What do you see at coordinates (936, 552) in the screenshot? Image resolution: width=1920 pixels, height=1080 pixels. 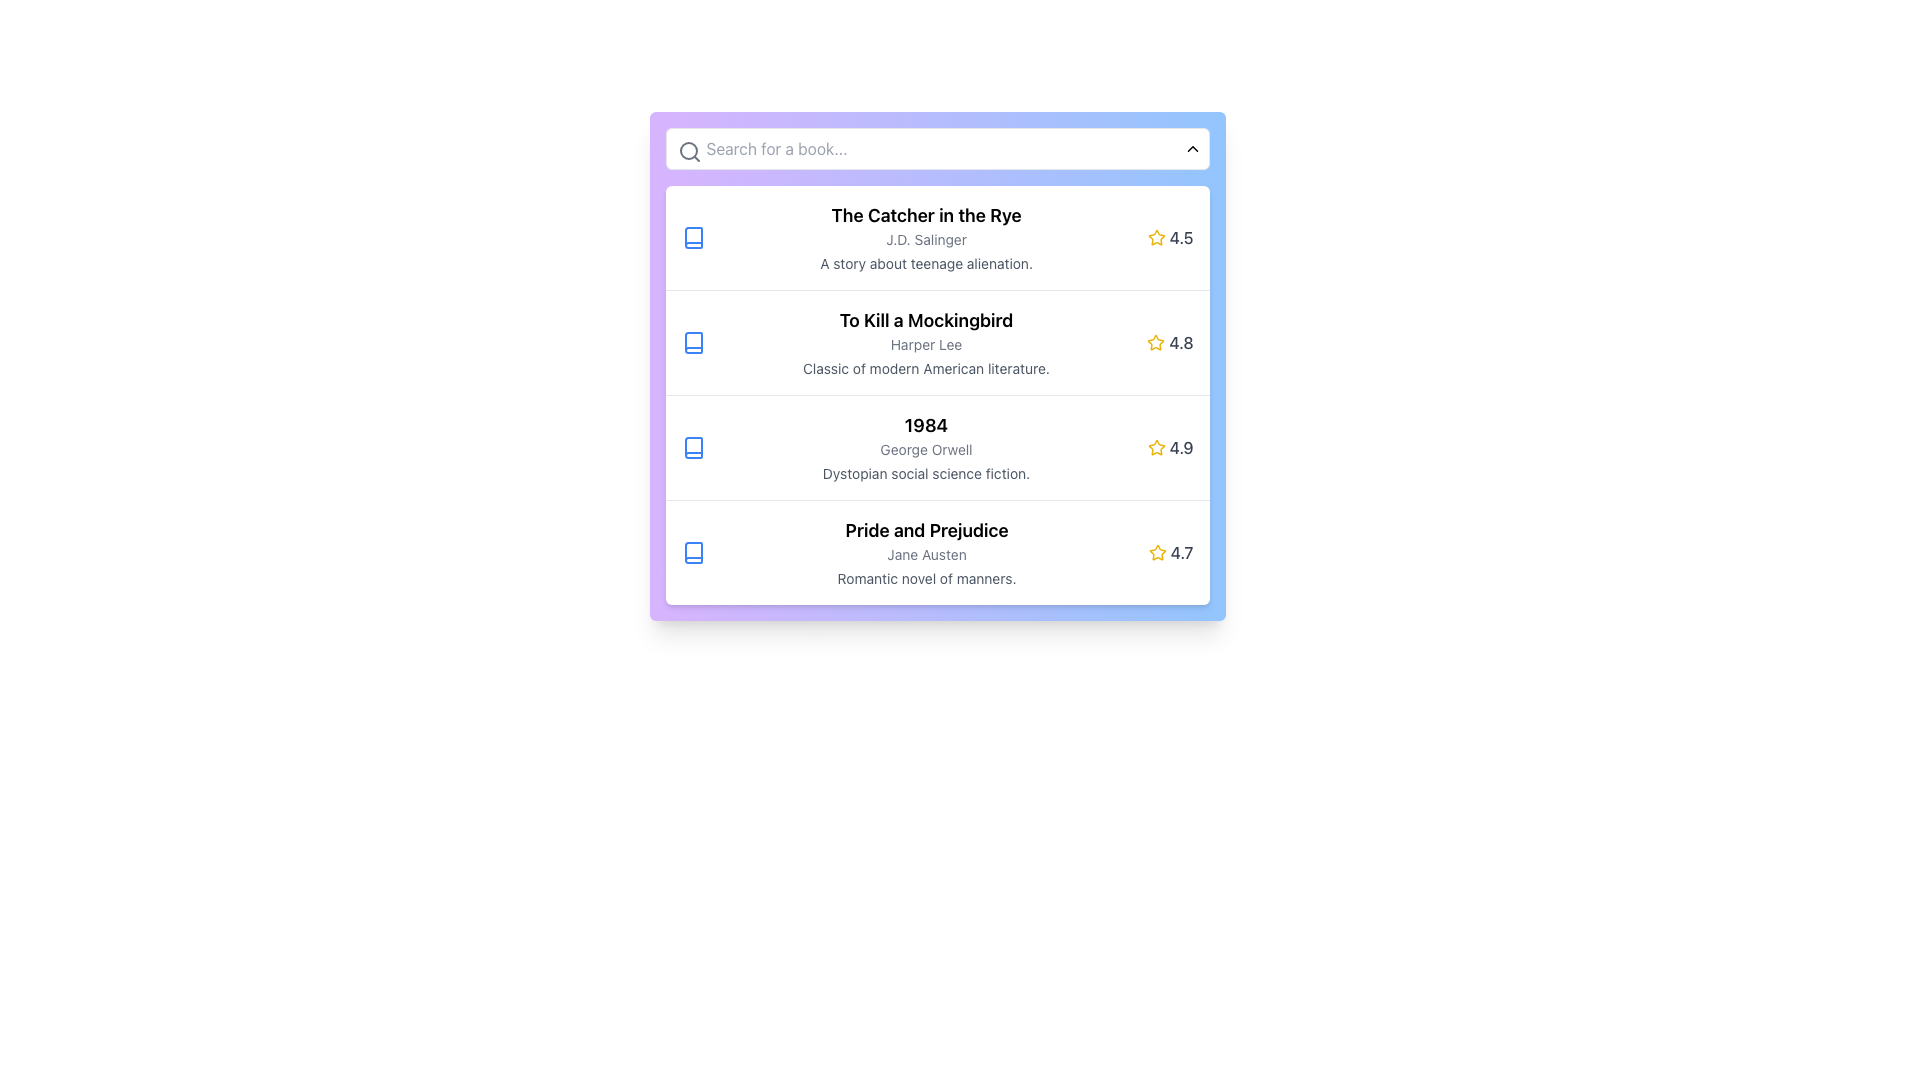 I see `the fourth list item entry representing a book summary` at bounding box center [936, 552].